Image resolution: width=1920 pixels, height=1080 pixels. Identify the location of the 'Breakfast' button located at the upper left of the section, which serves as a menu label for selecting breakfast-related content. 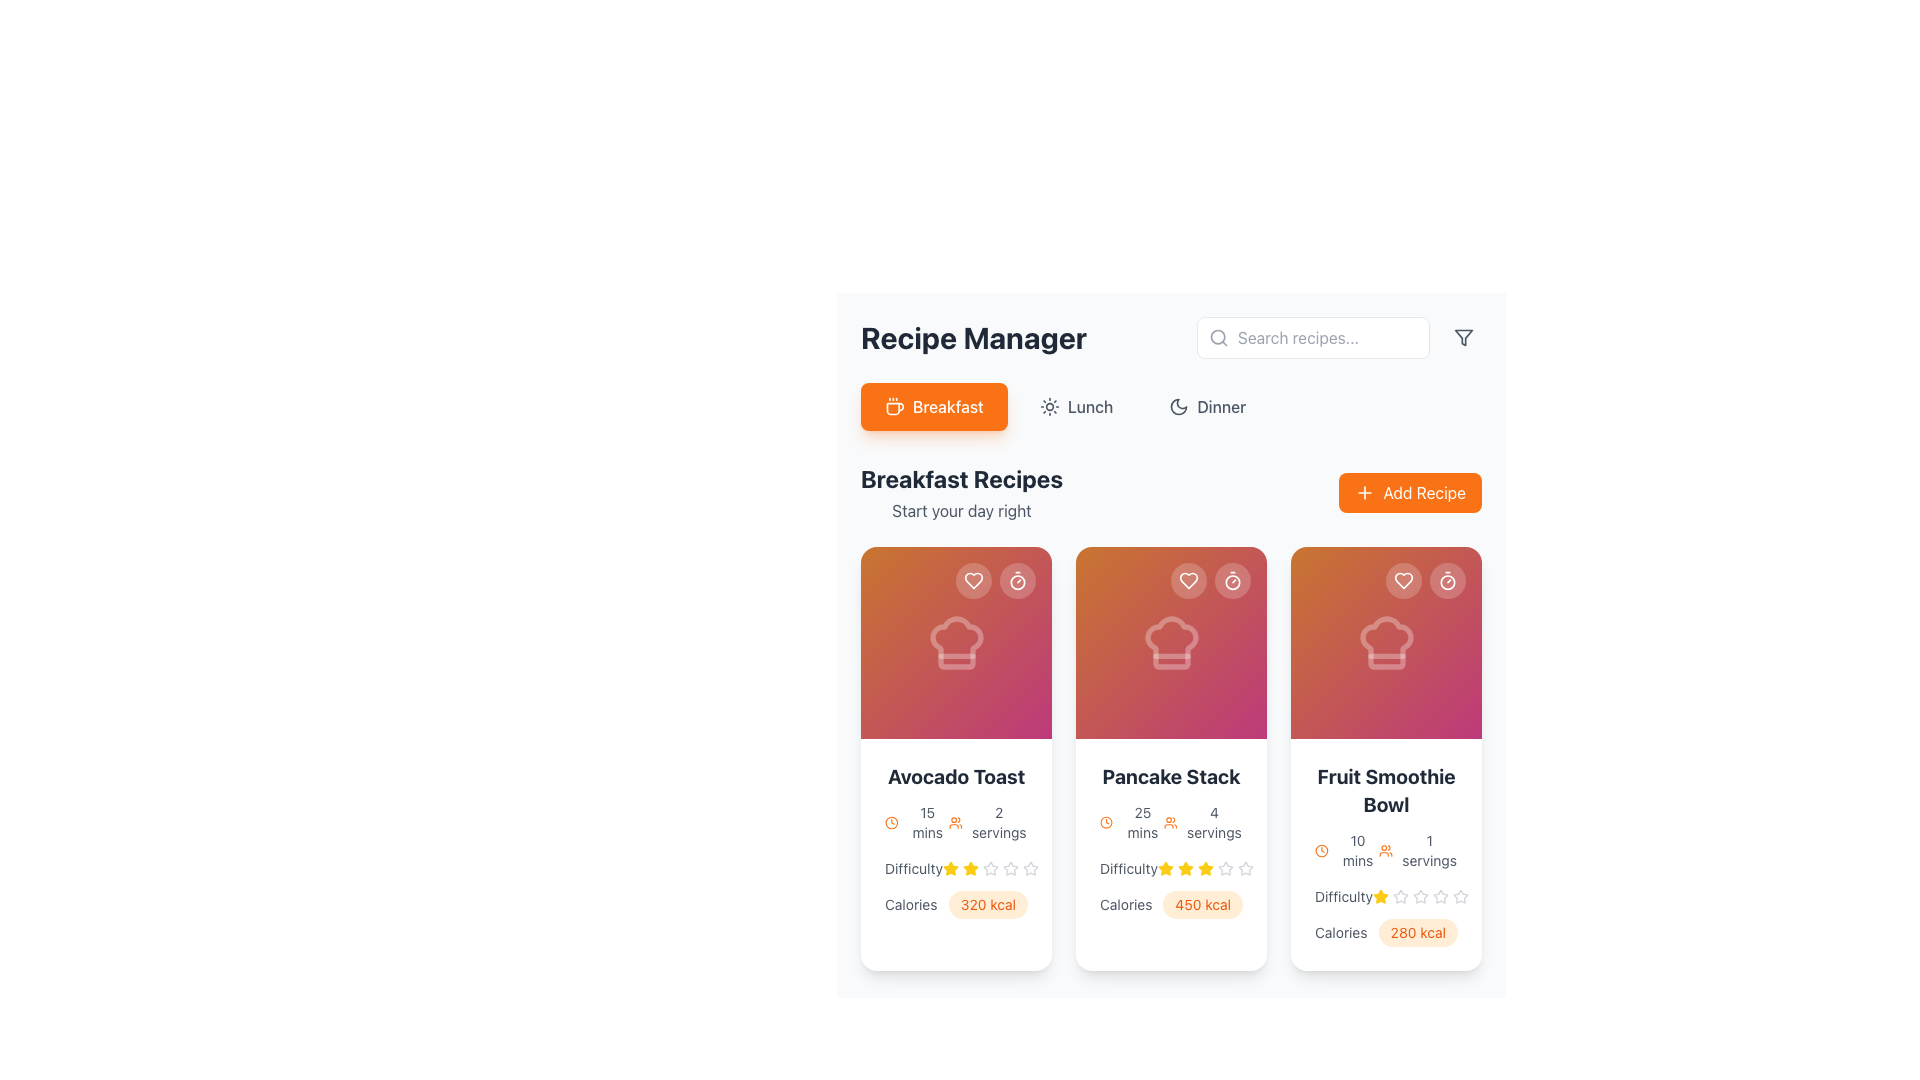
(947, 406).